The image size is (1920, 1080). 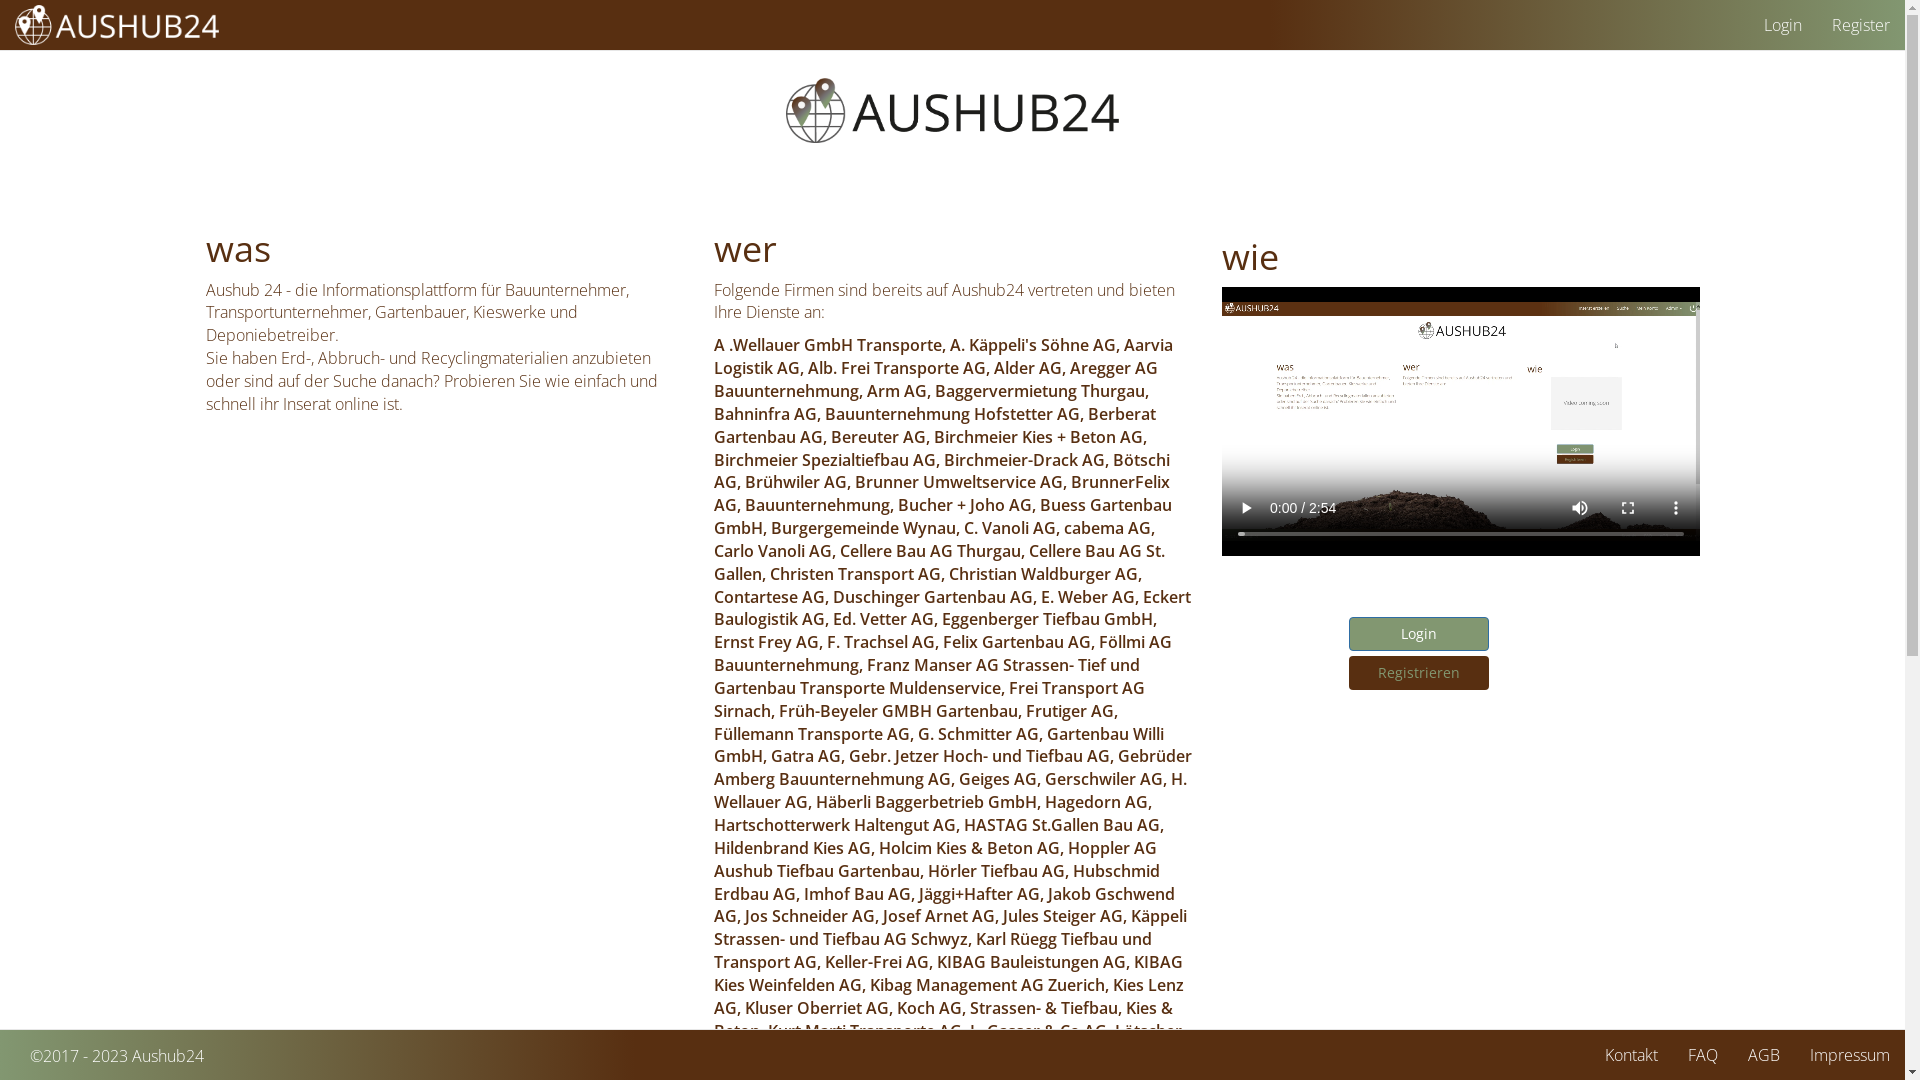 What do you see at coordinates (1860, 24) in the screenshot?
I see `'Register'` at bounding box center [1860, 24].